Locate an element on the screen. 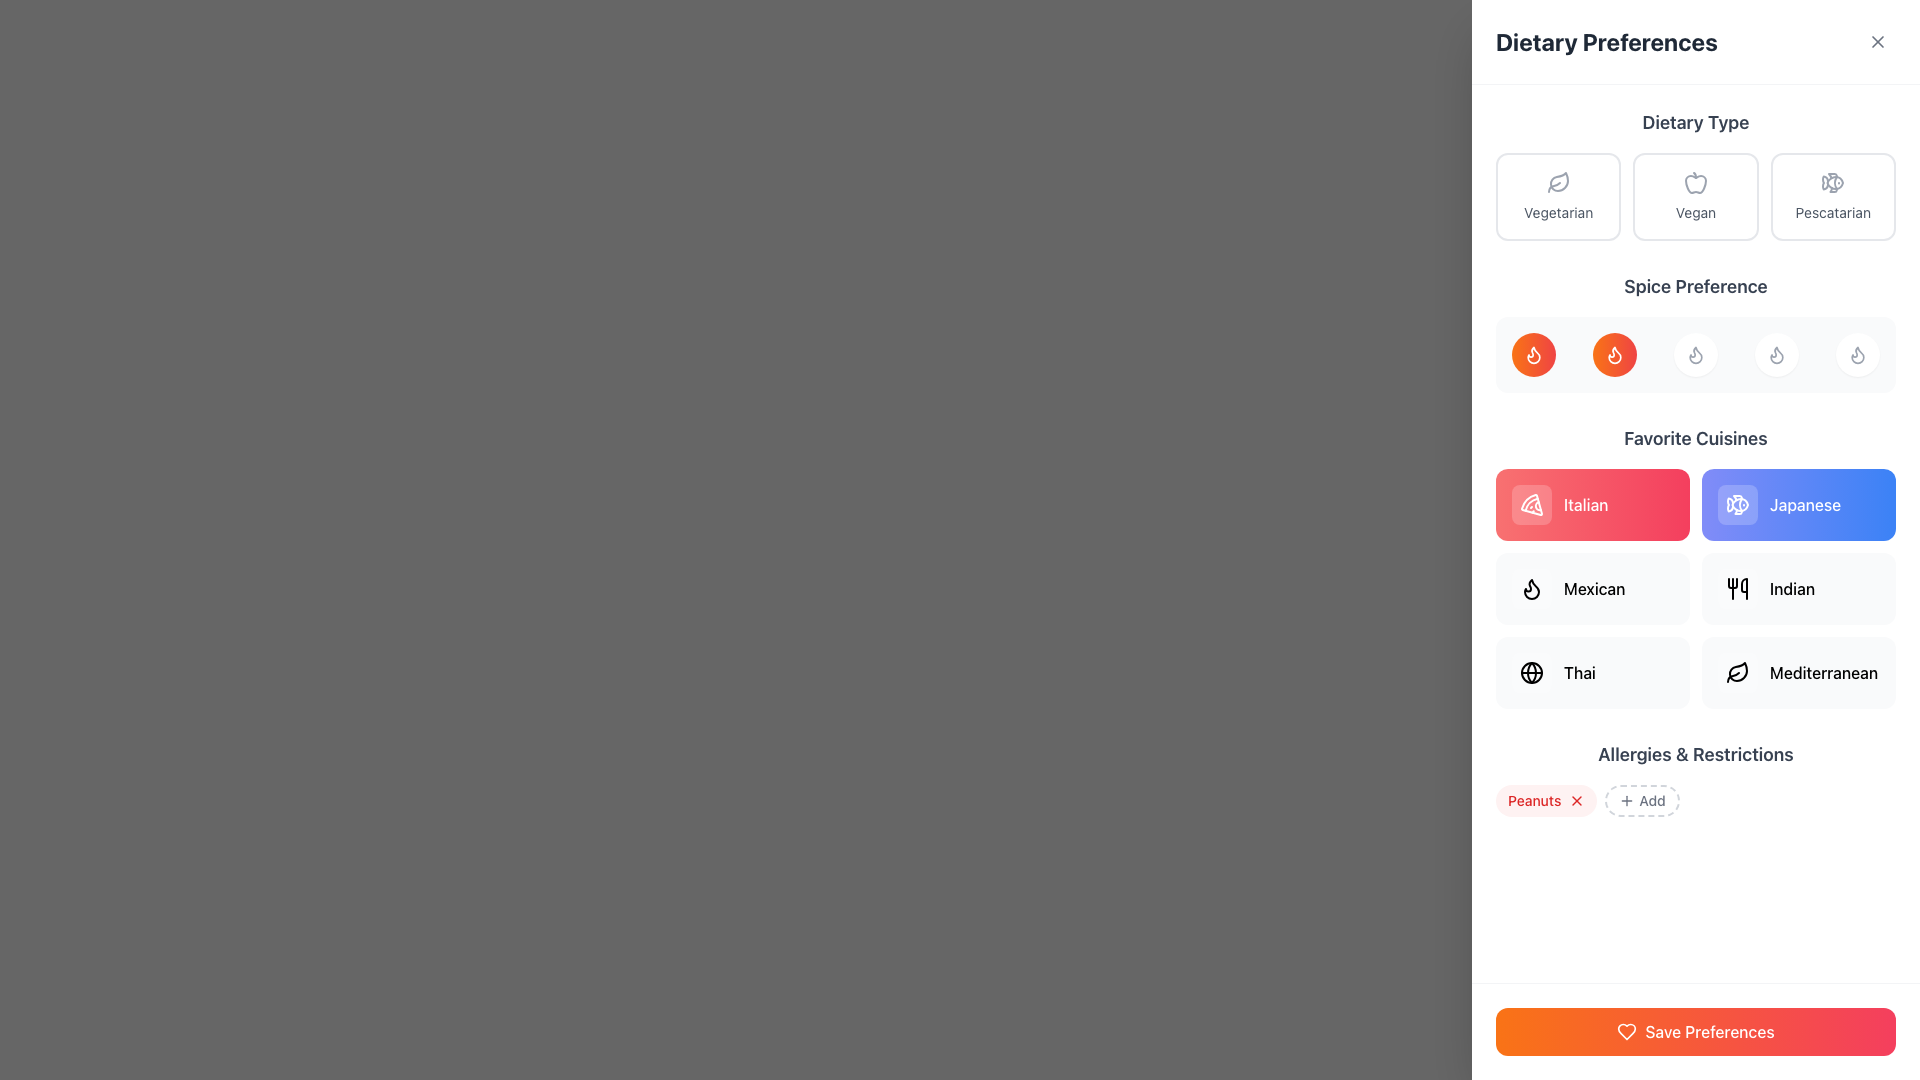 The width and height of the screenshot is (1920, 1080). the apple-shaped icon located in the right-hand side panel under the 'Dietary Preferences' section is located at coordinates (1694, 184).